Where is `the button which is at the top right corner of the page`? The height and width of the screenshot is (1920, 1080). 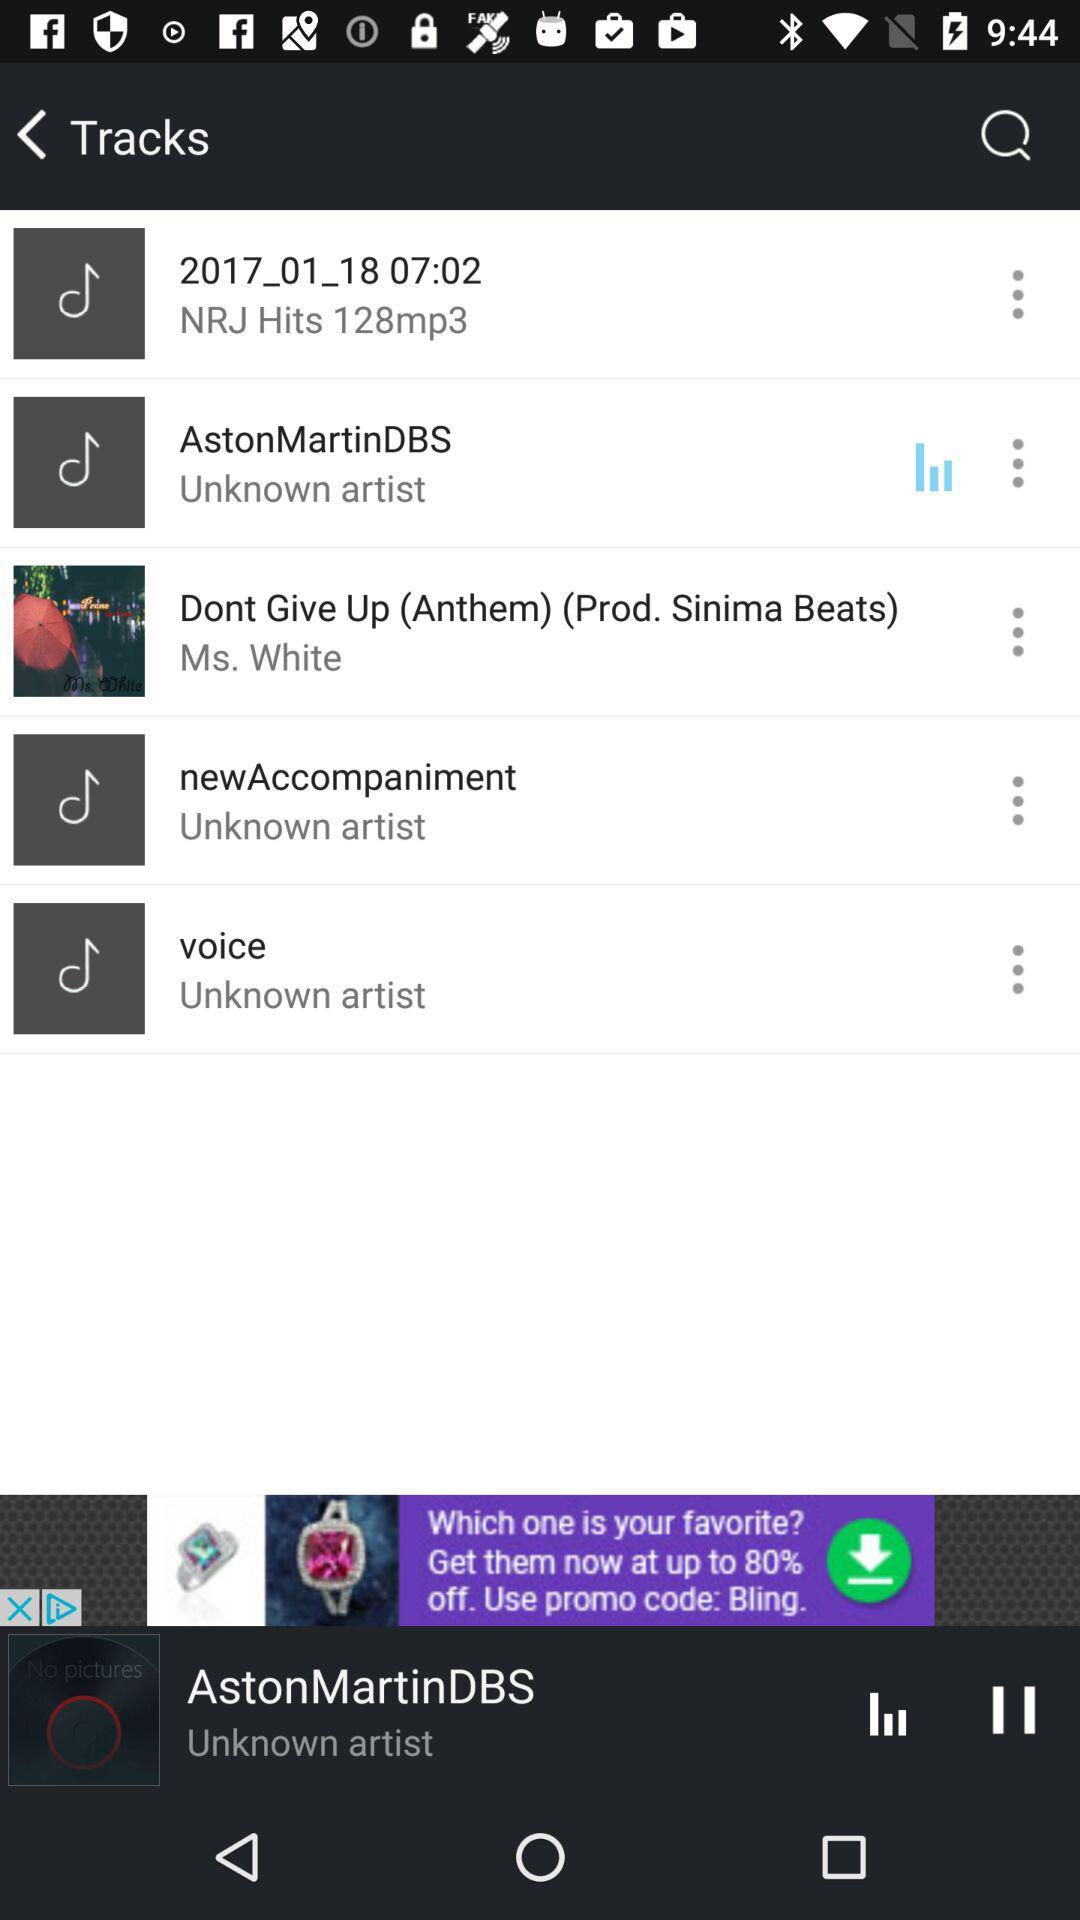
the button which is at the top right corner of the page is located at coordinates (1006, 135).